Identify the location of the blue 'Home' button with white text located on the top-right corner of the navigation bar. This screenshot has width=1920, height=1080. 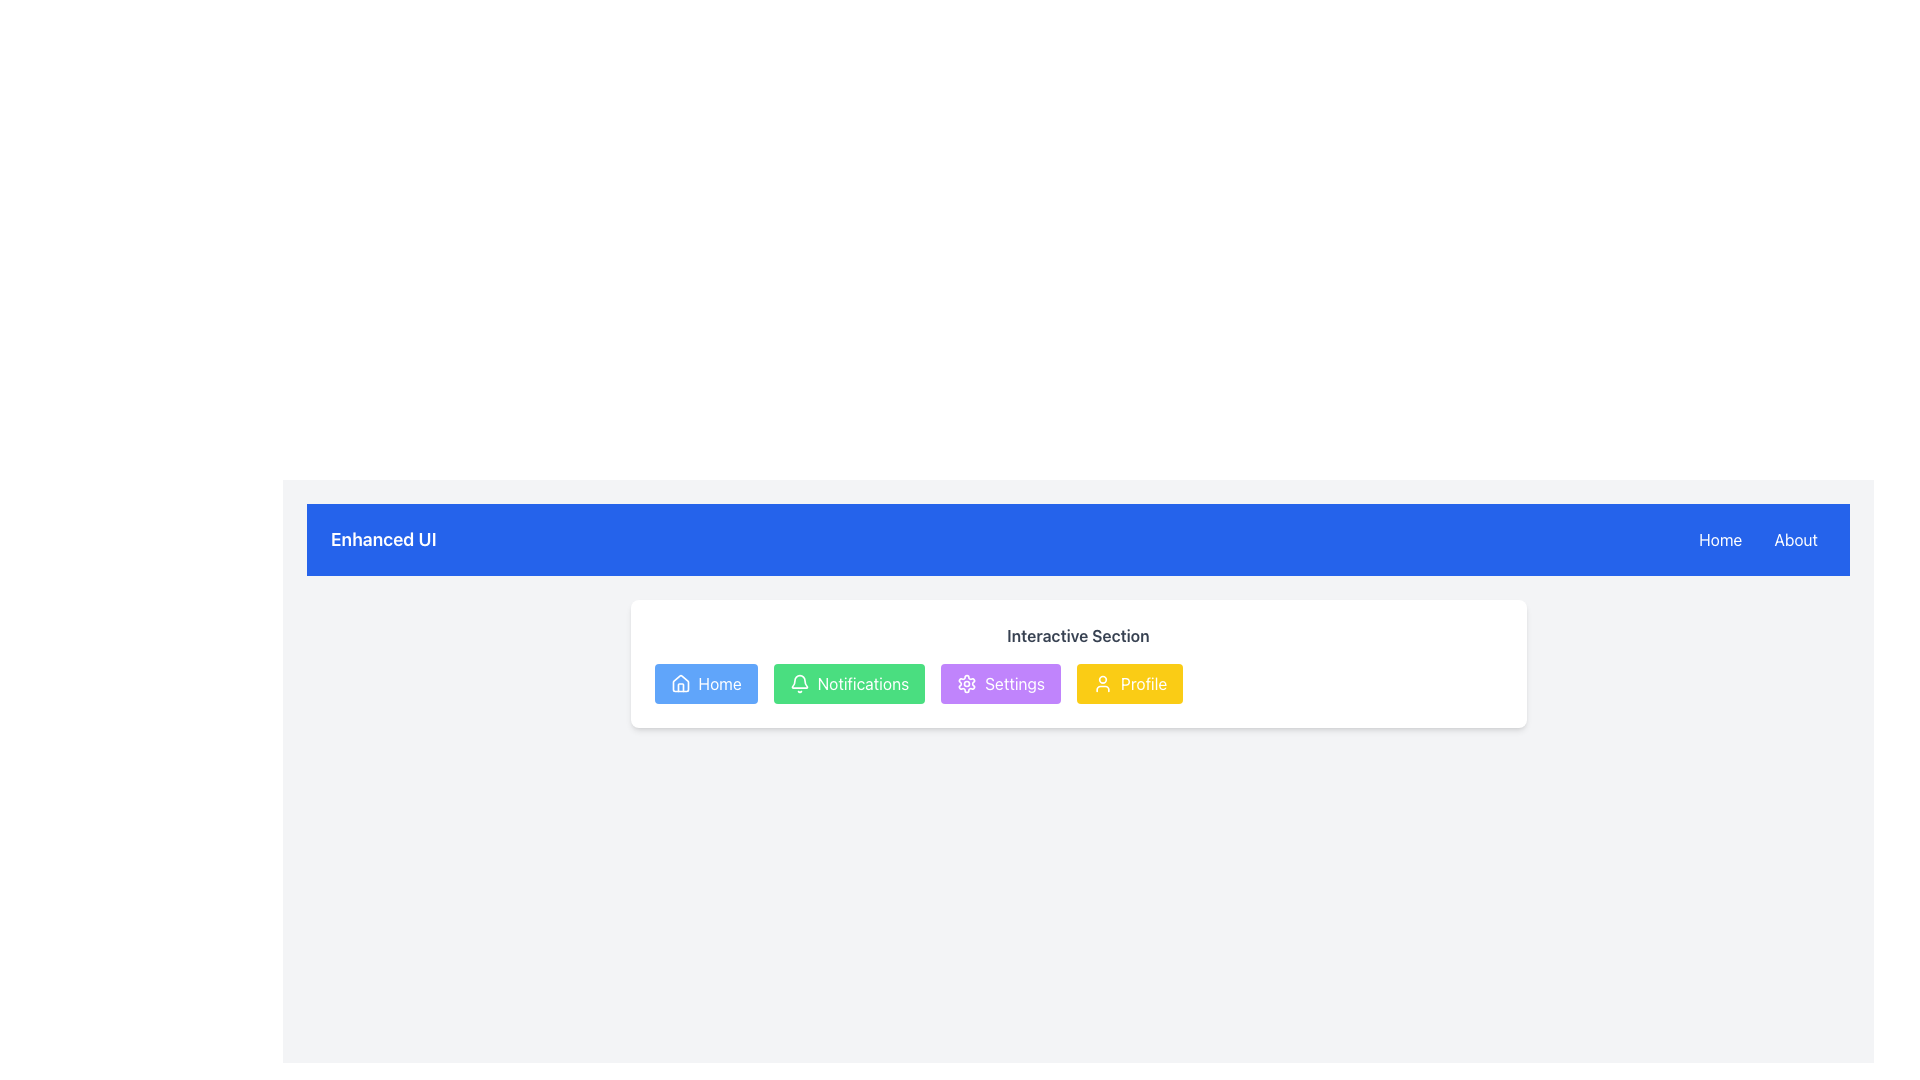
(1719, 540).